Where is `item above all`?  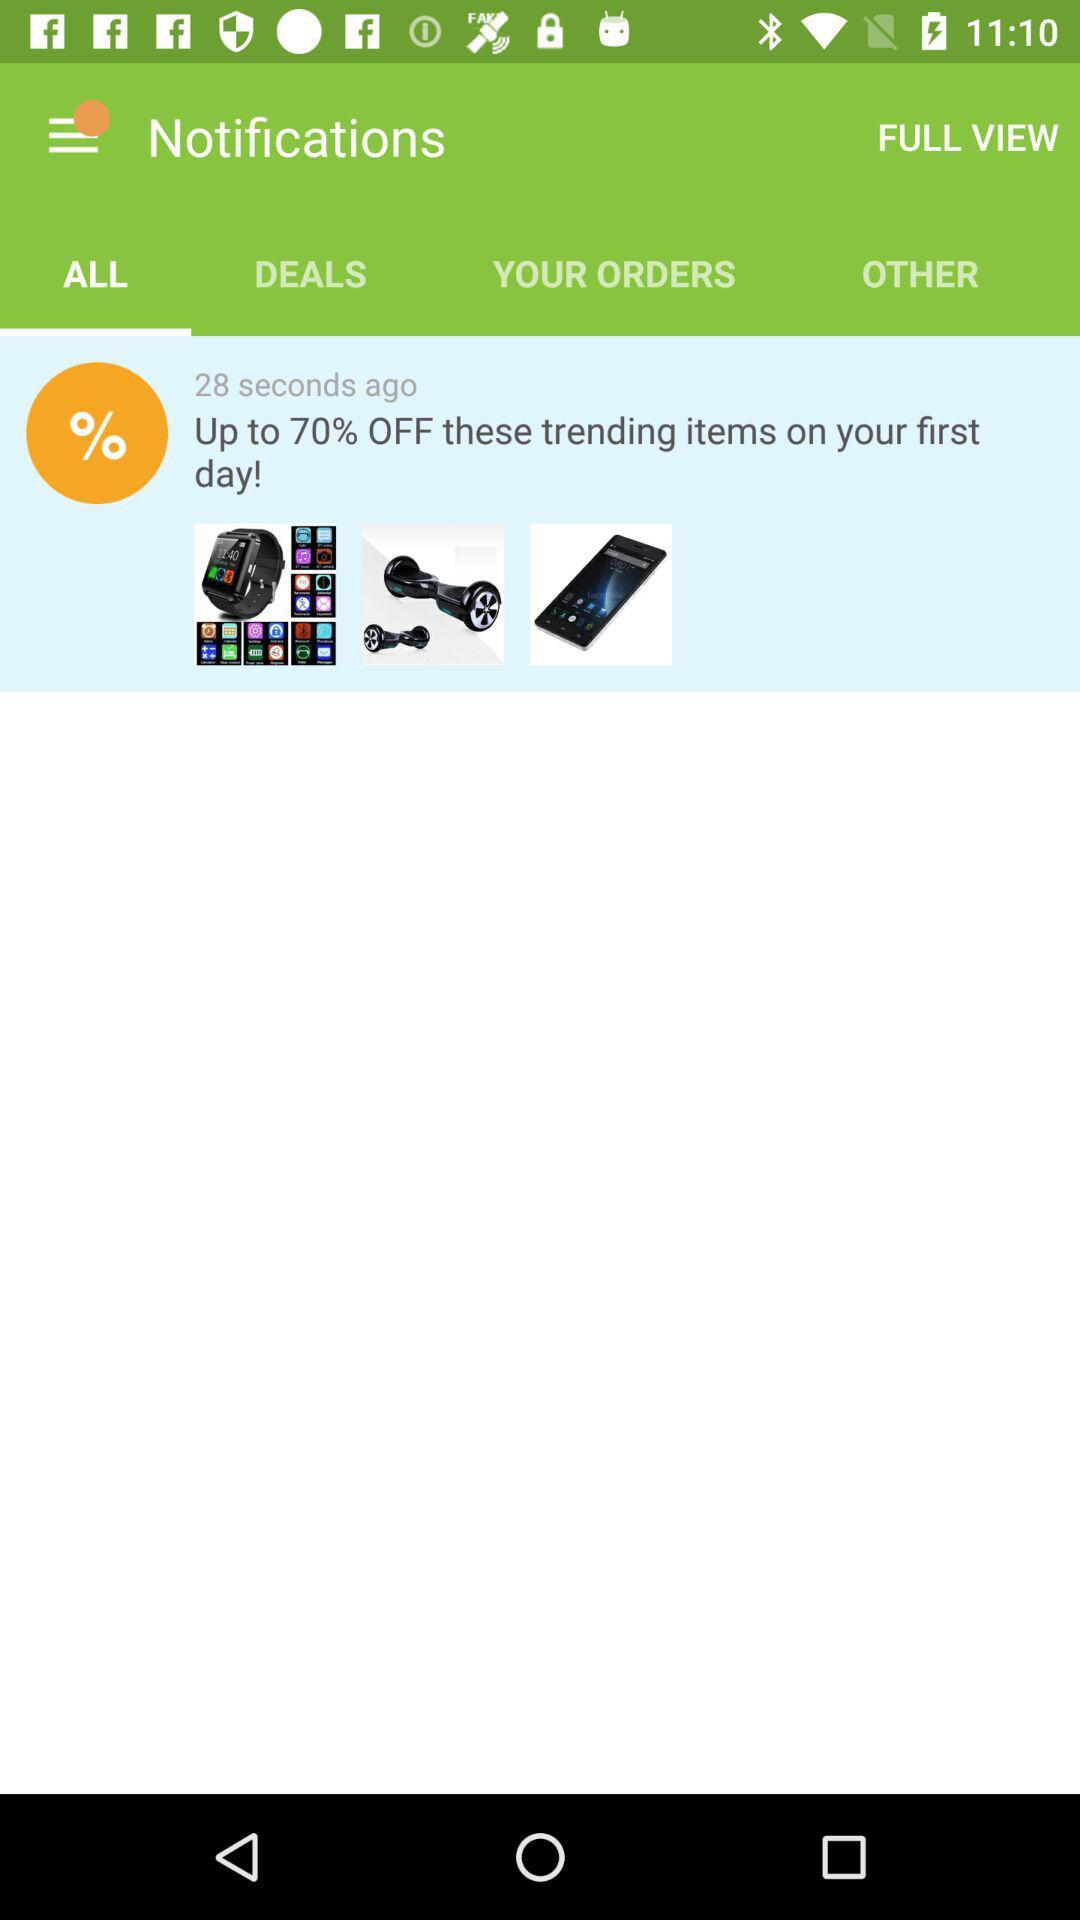
item above all is located at coordinates (72, 135).